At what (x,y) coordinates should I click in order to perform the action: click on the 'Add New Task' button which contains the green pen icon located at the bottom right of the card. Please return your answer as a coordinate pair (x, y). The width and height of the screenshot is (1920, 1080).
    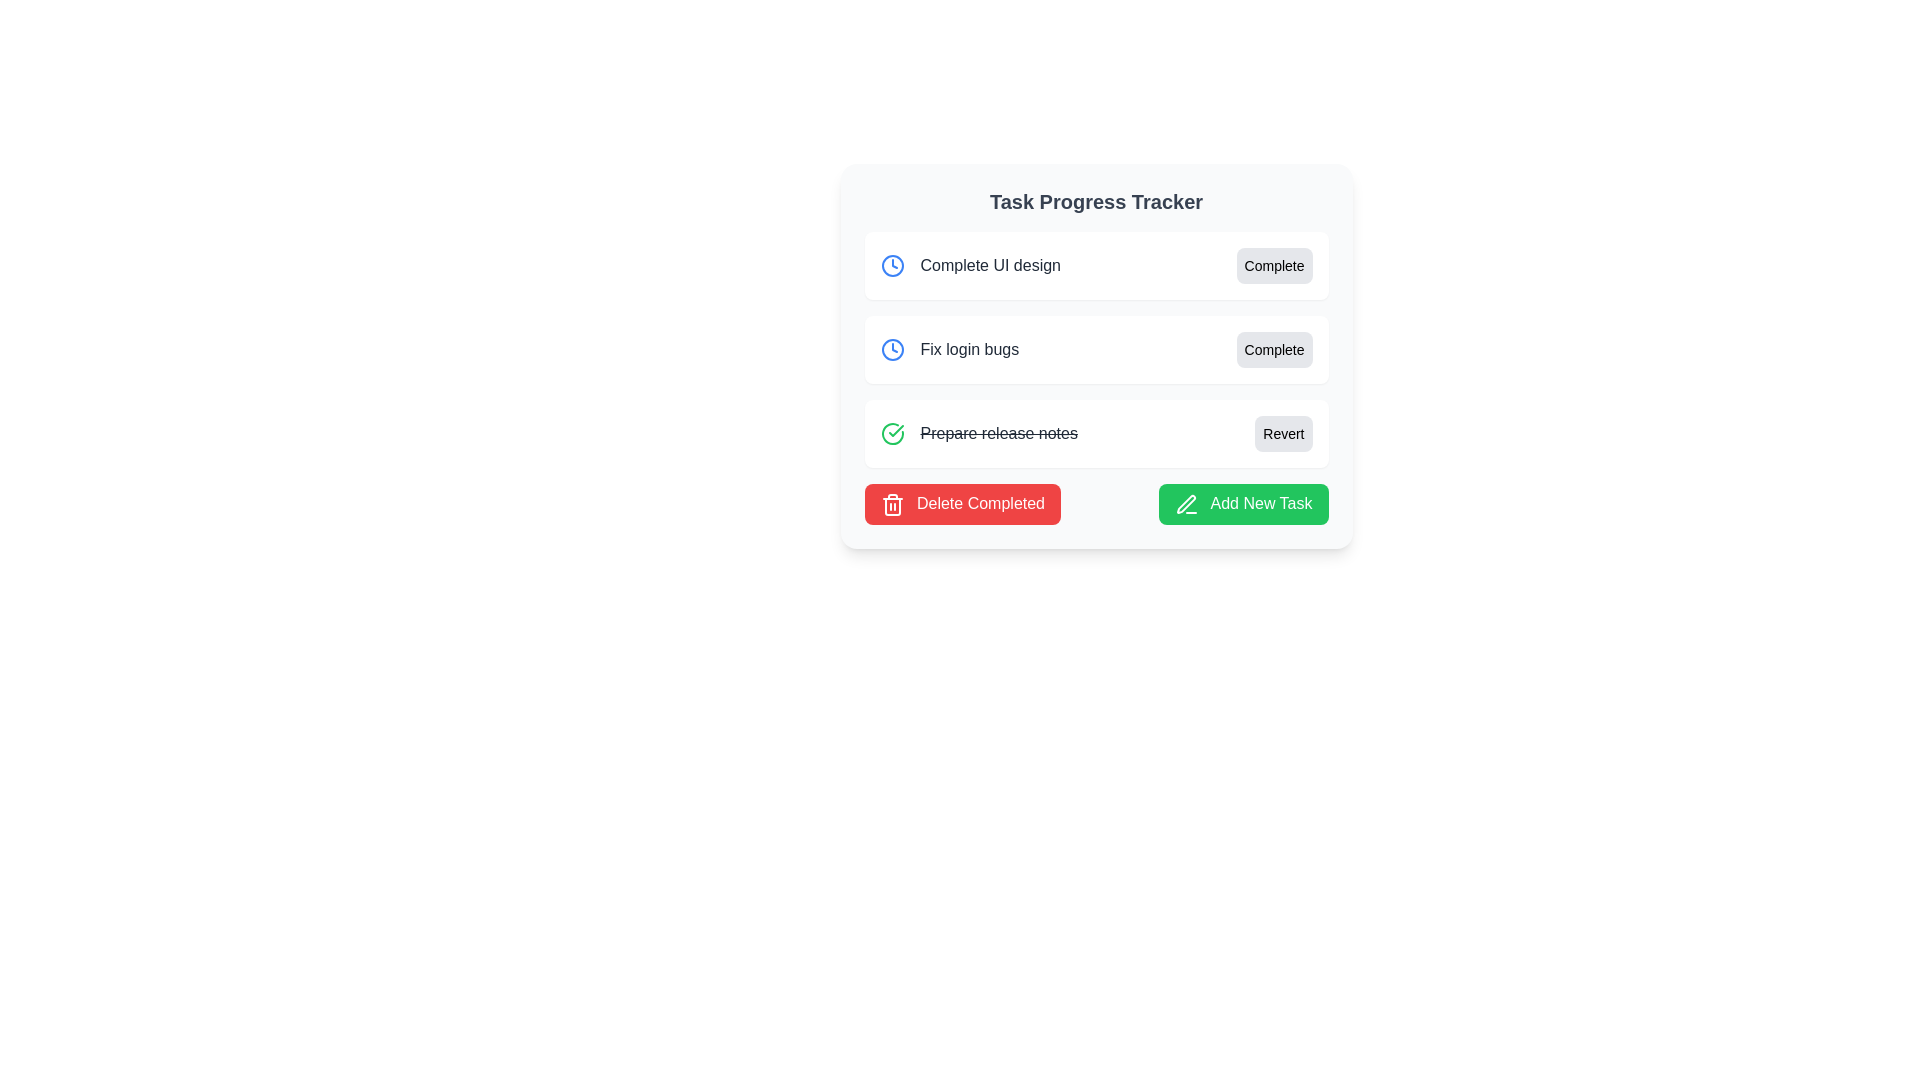
    Looking at the image, I should click on (1186, 503).